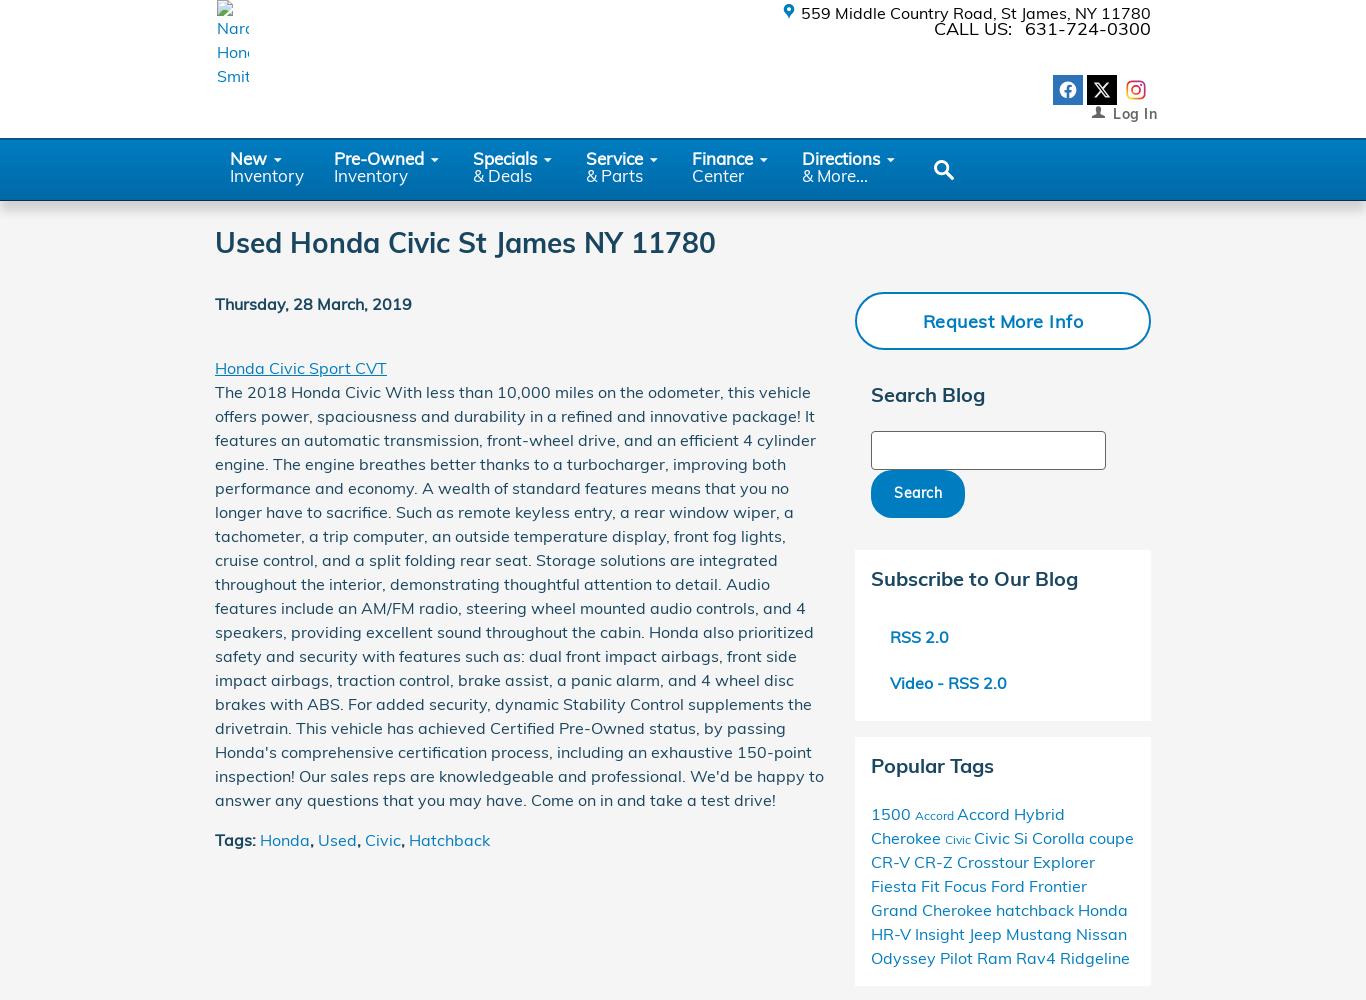 The height and width of the screenshot is (1000, 1366). Describe the element at coordinates (1124, 13) in the screenshot. I see `'11780'` at that location.